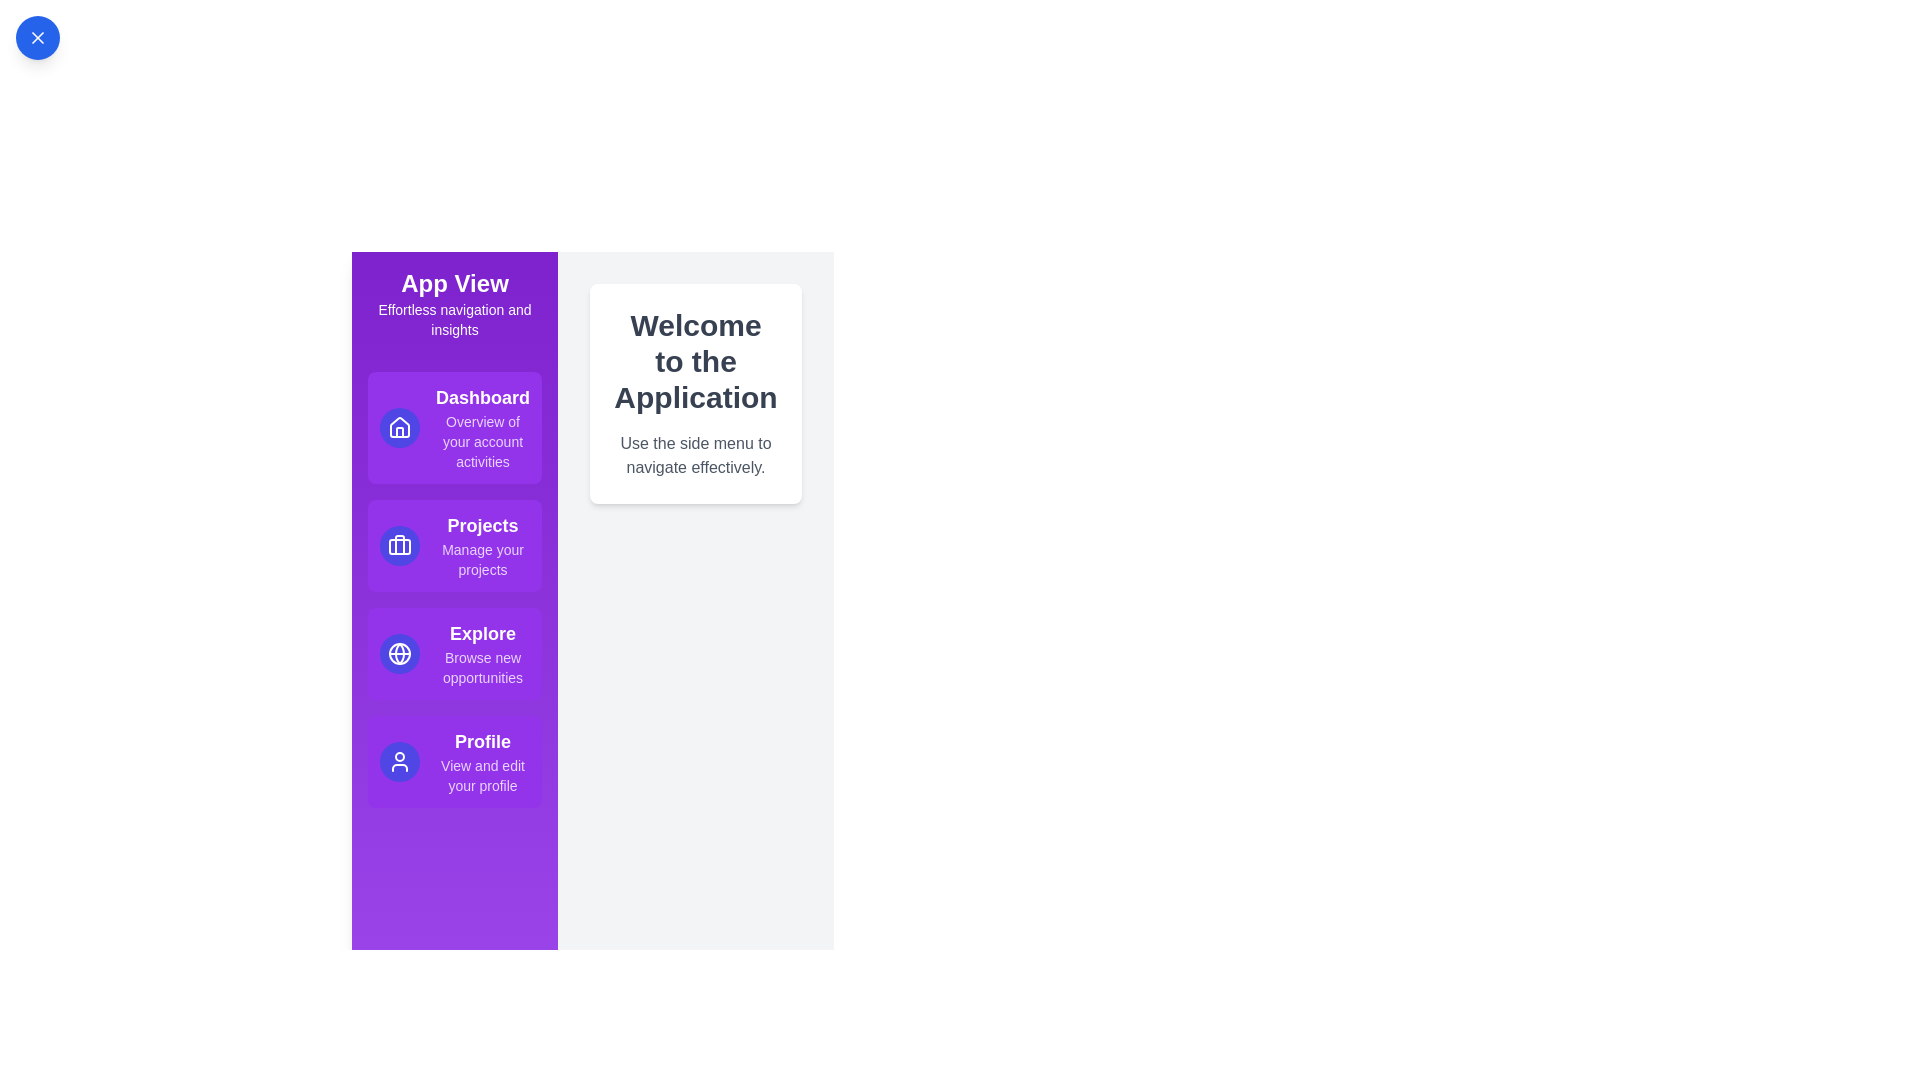 The width and height of the screenshot is (1920, 1080). I want to click on the menu item Explore from the drawer, so click(454, 654).